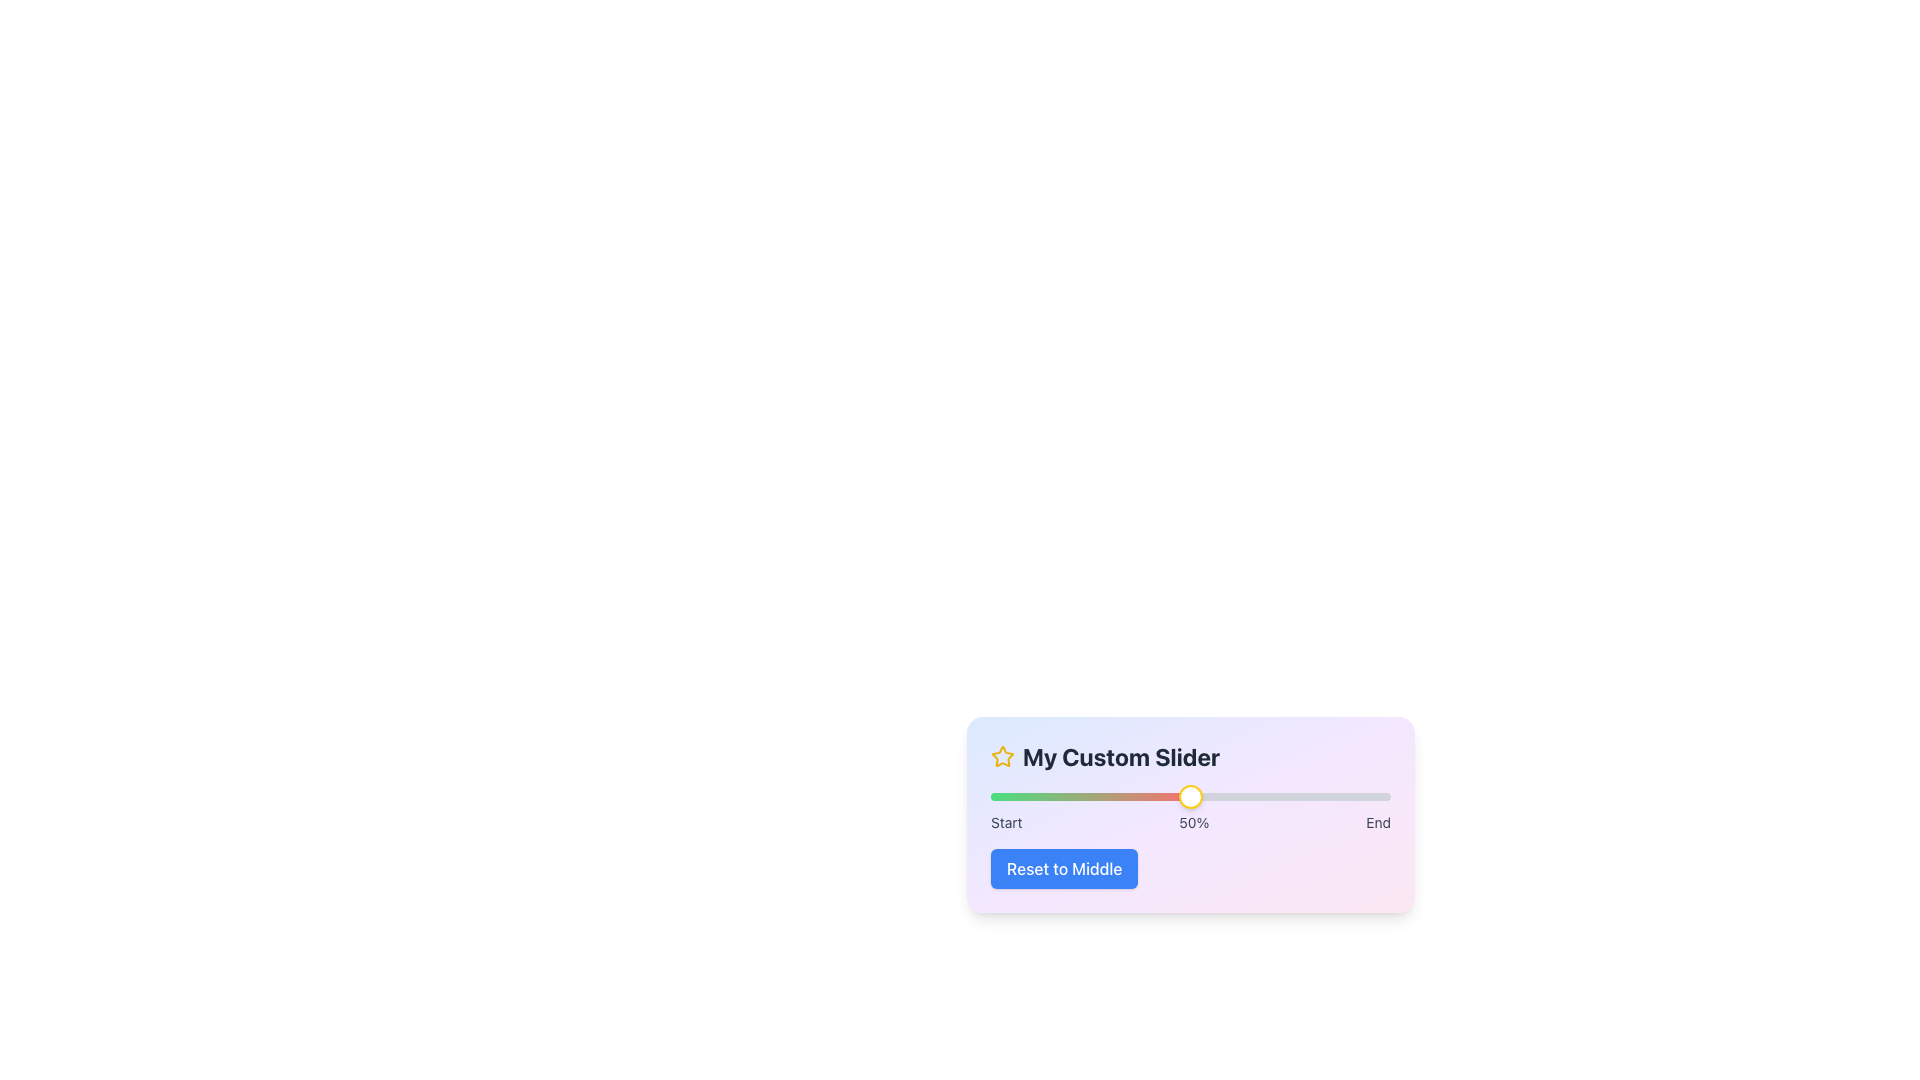 The height and width of the screenshot is (1080, 1920). Describe the element at coordinates (1266, 796) in the screenshot. I see `the slider` at that location.